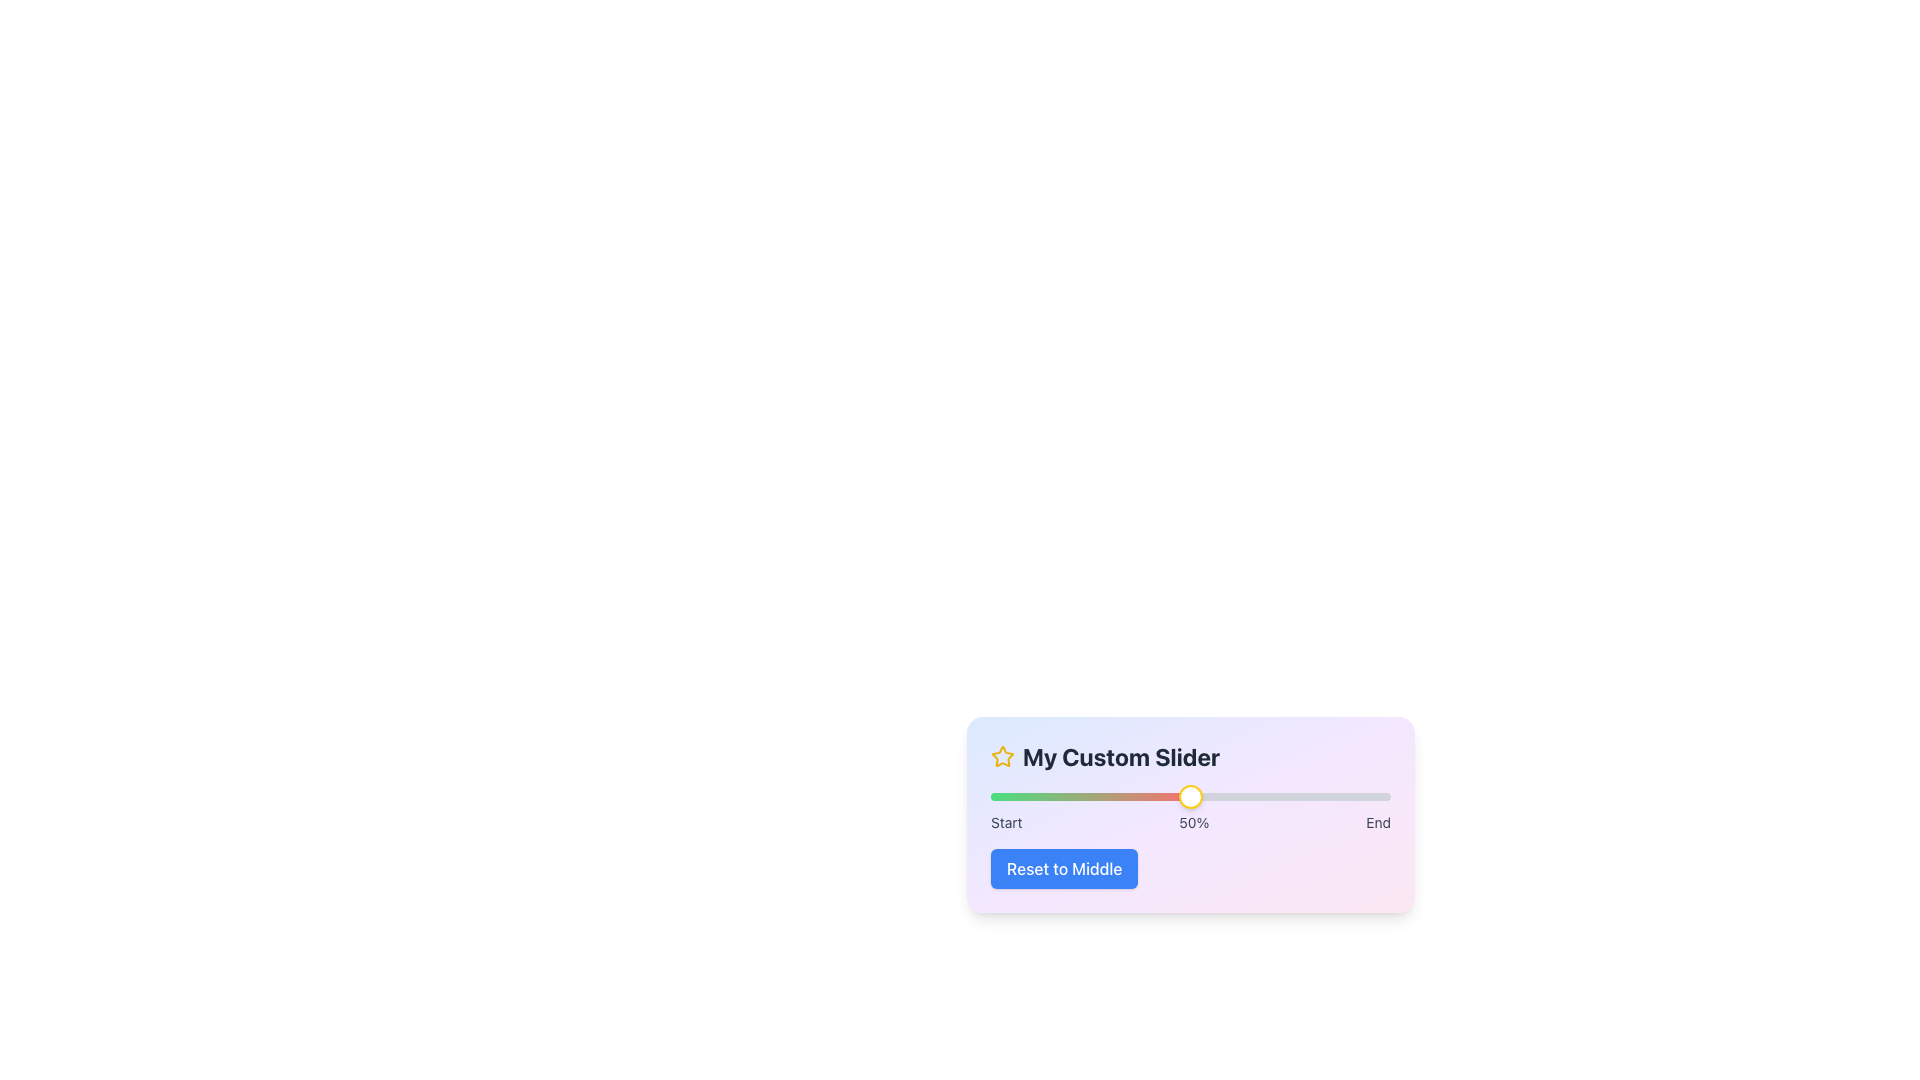 The height and width of the screenshot is (1080, 1920). Describe the element at coordinates (1266, 796) in the screenshot. I see `the slider` at that location.